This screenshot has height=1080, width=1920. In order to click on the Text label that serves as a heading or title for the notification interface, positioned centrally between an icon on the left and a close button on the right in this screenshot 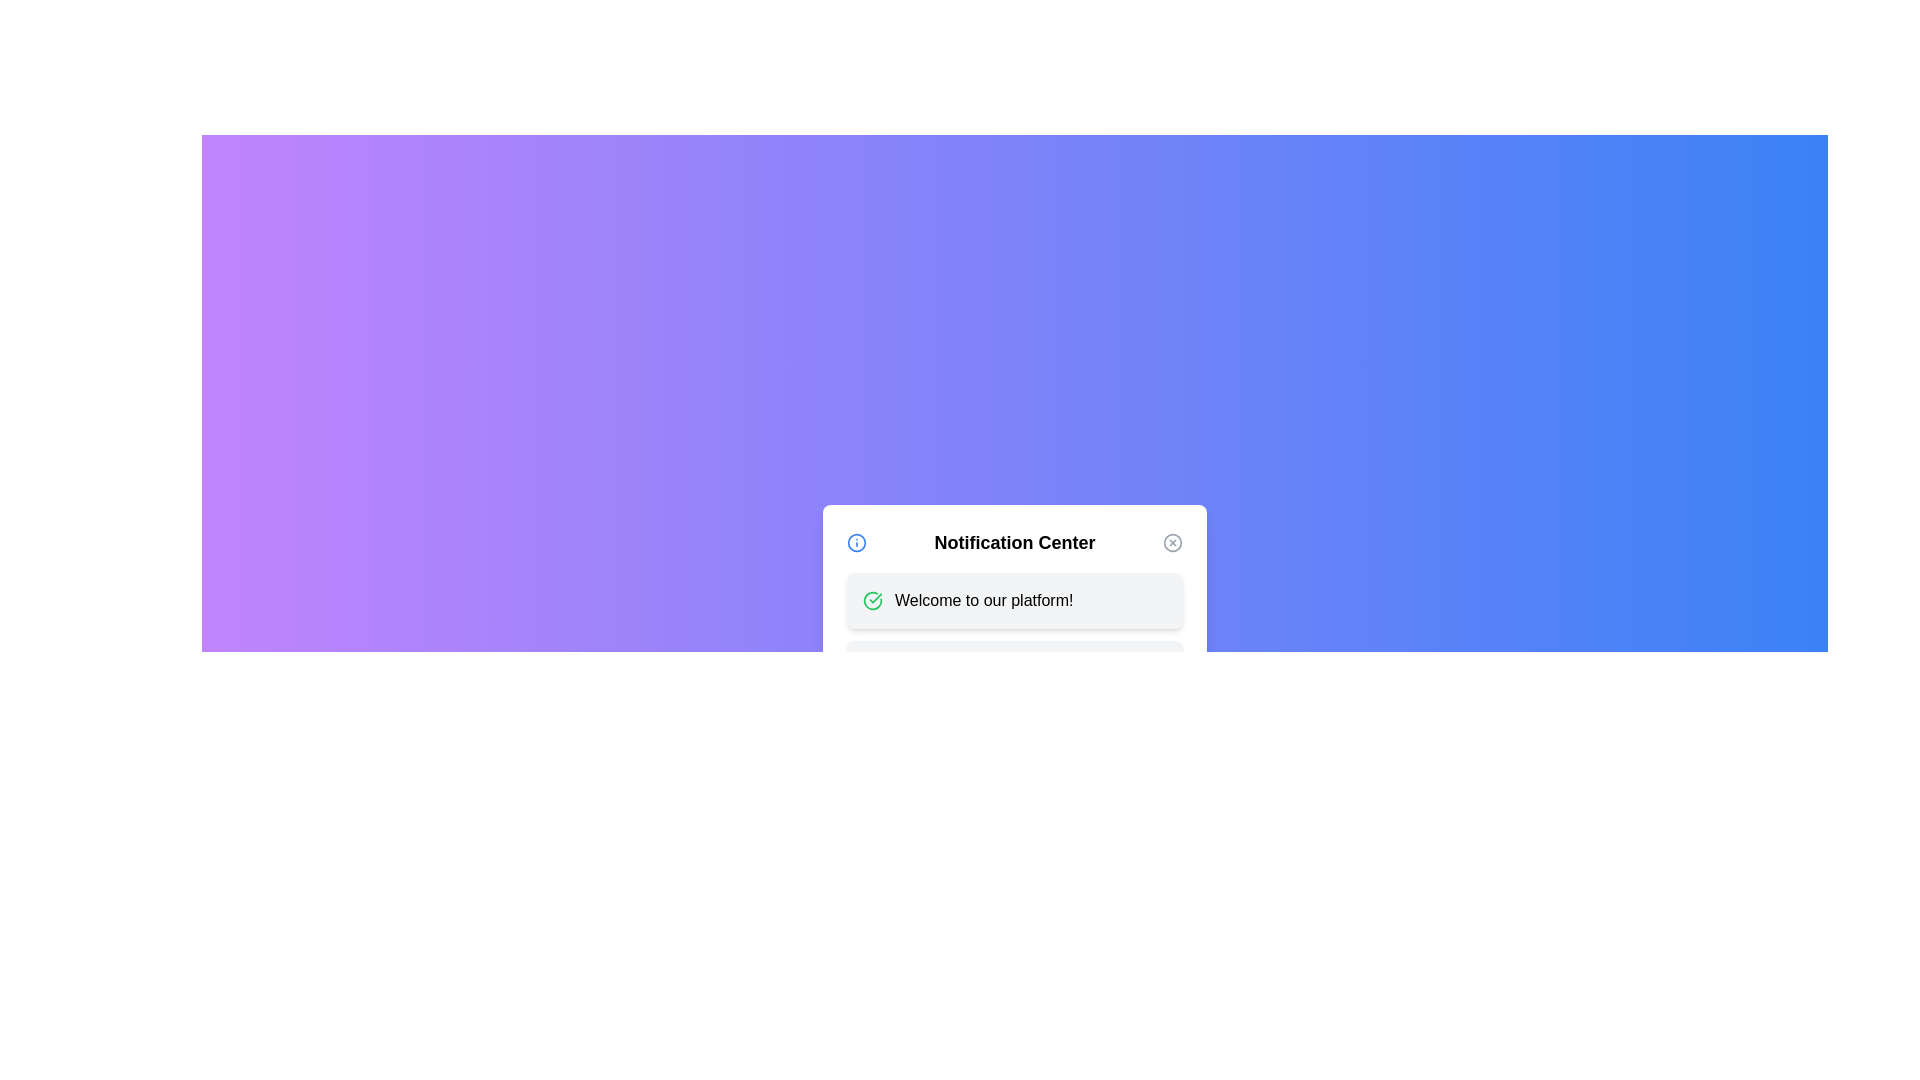, I will do `click(1014, 543)`.